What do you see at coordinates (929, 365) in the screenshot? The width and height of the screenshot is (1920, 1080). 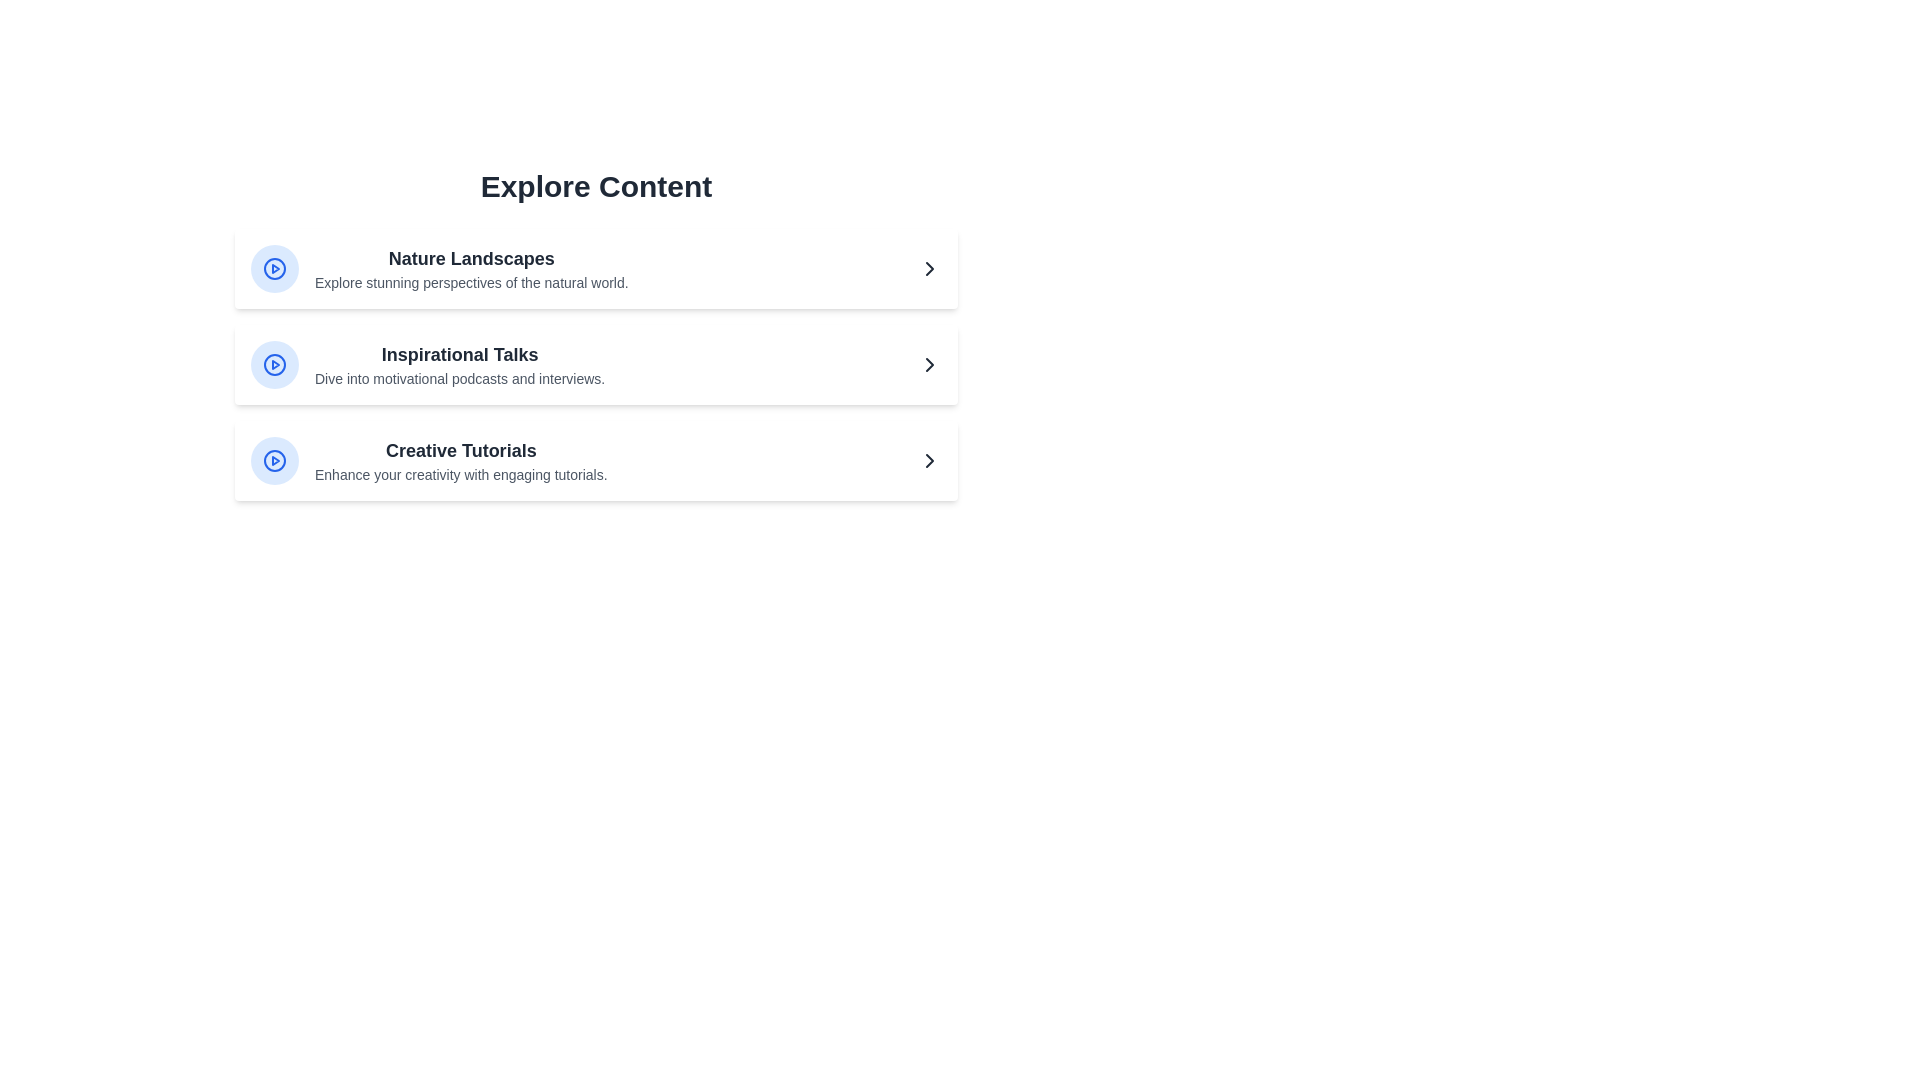 I see `the arrow button for Inspirational Talks to navigate to more details` at bounding box center [929, 365].